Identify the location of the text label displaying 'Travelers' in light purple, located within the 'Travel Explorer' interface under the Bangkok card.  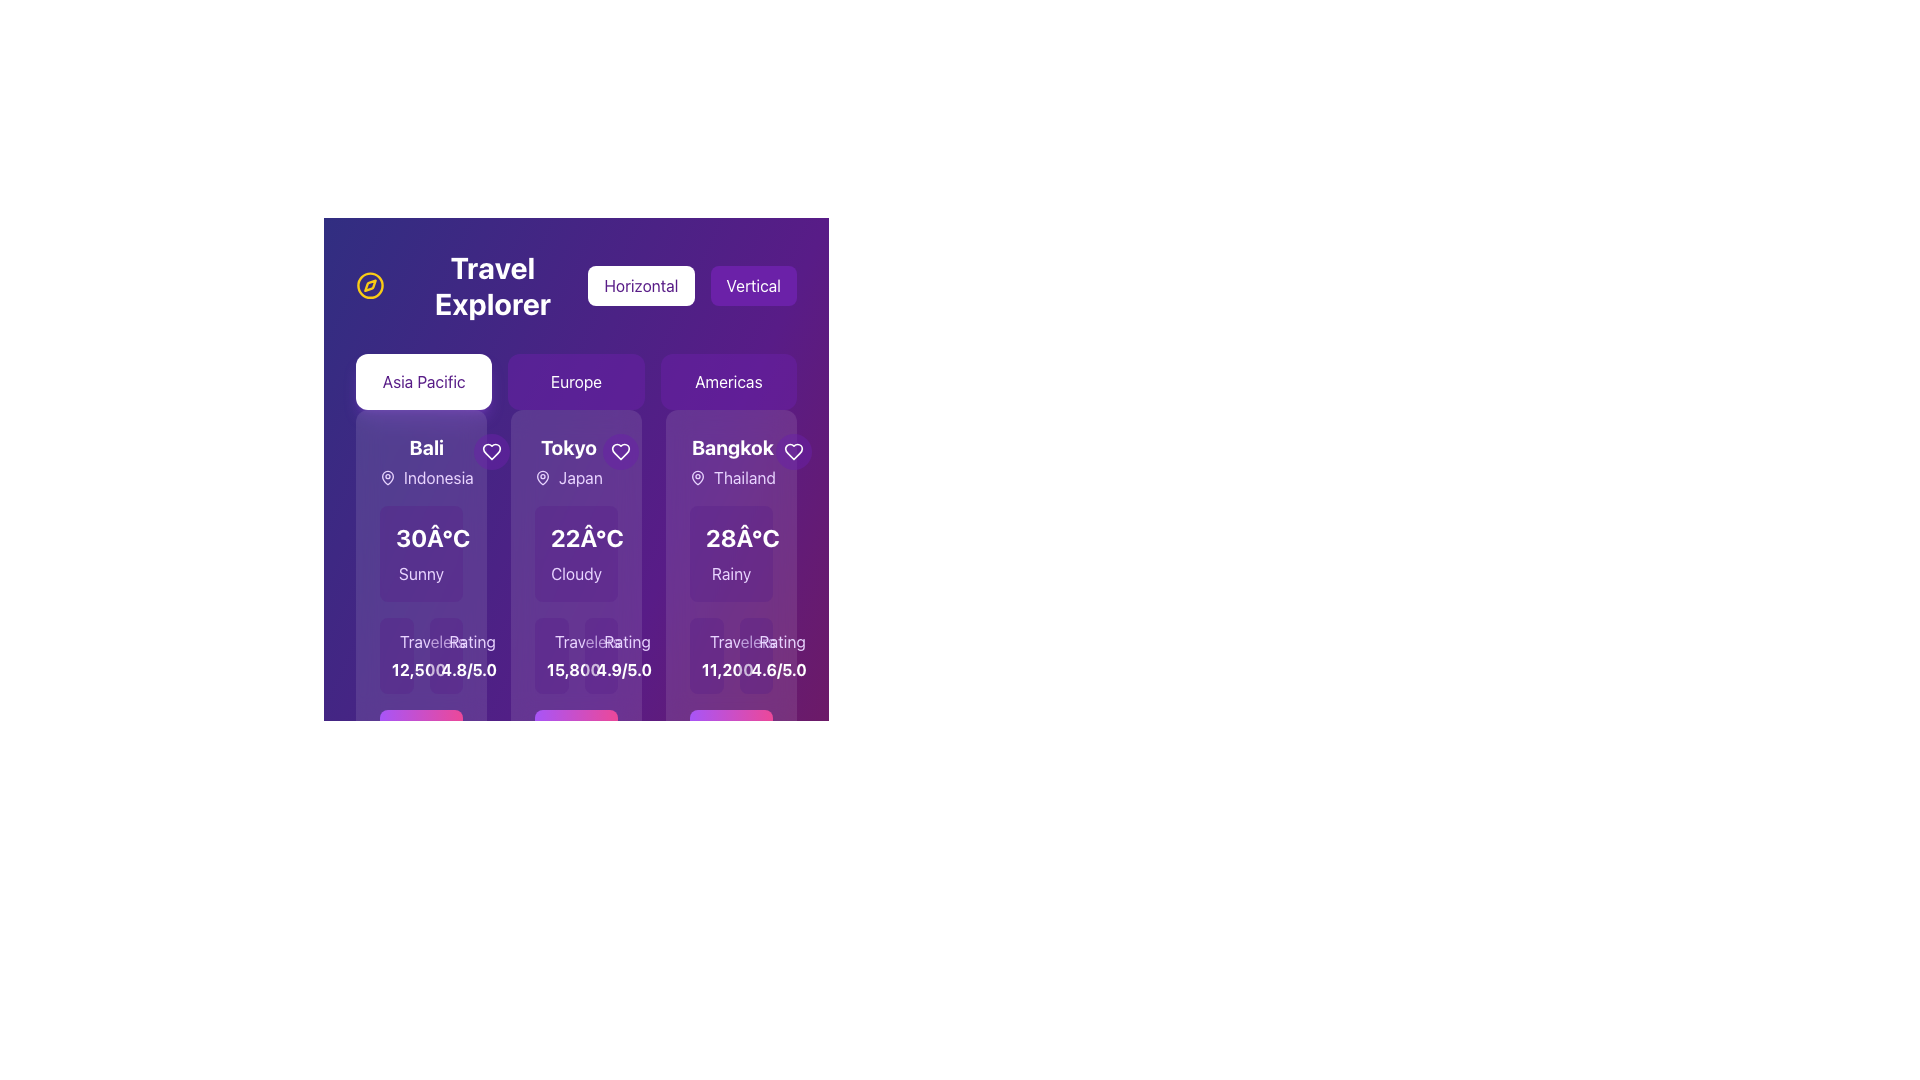
(741, 641).